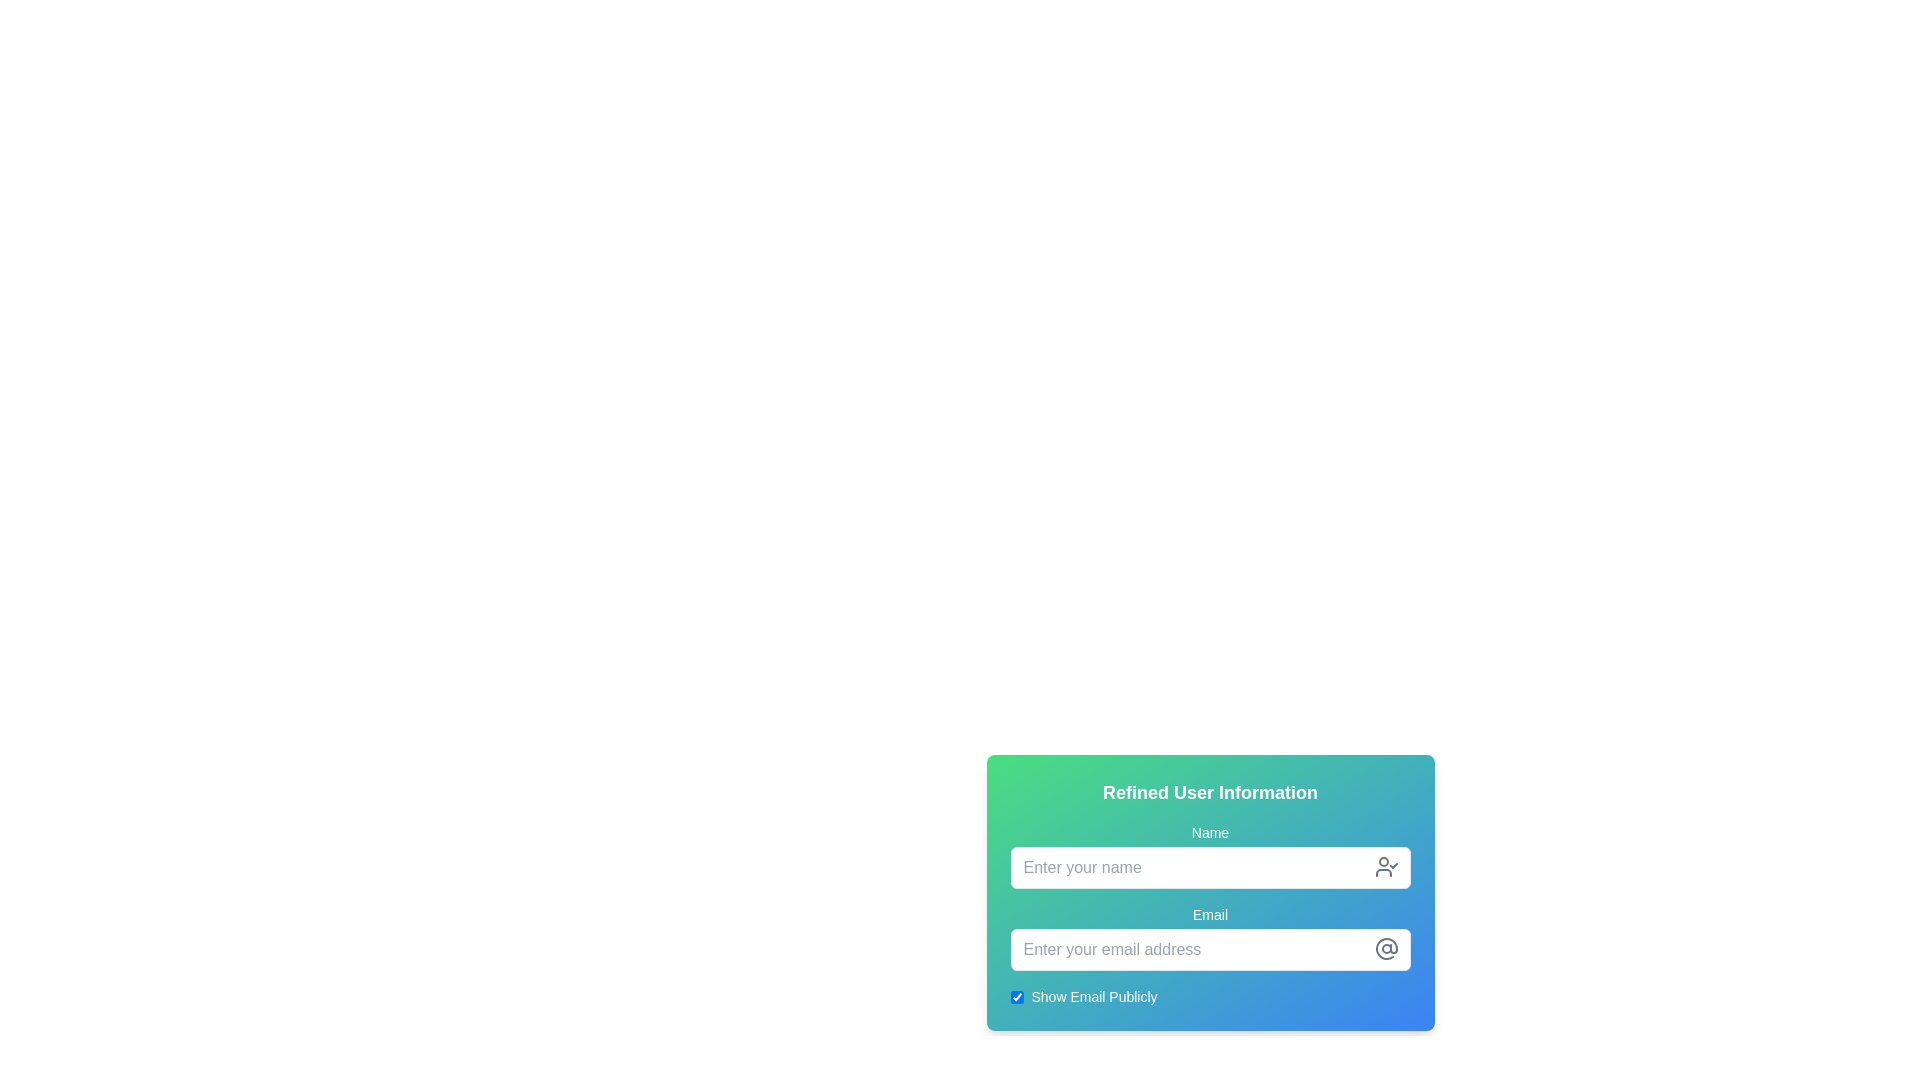 This screenshot has width=1920, height=1080. Describe the element at coordinates (1017, 996) in the screenshot. I see `the small square checkbox with a blue background and a white checkmark located next to the label 'Show Email Publicly'` at that location.